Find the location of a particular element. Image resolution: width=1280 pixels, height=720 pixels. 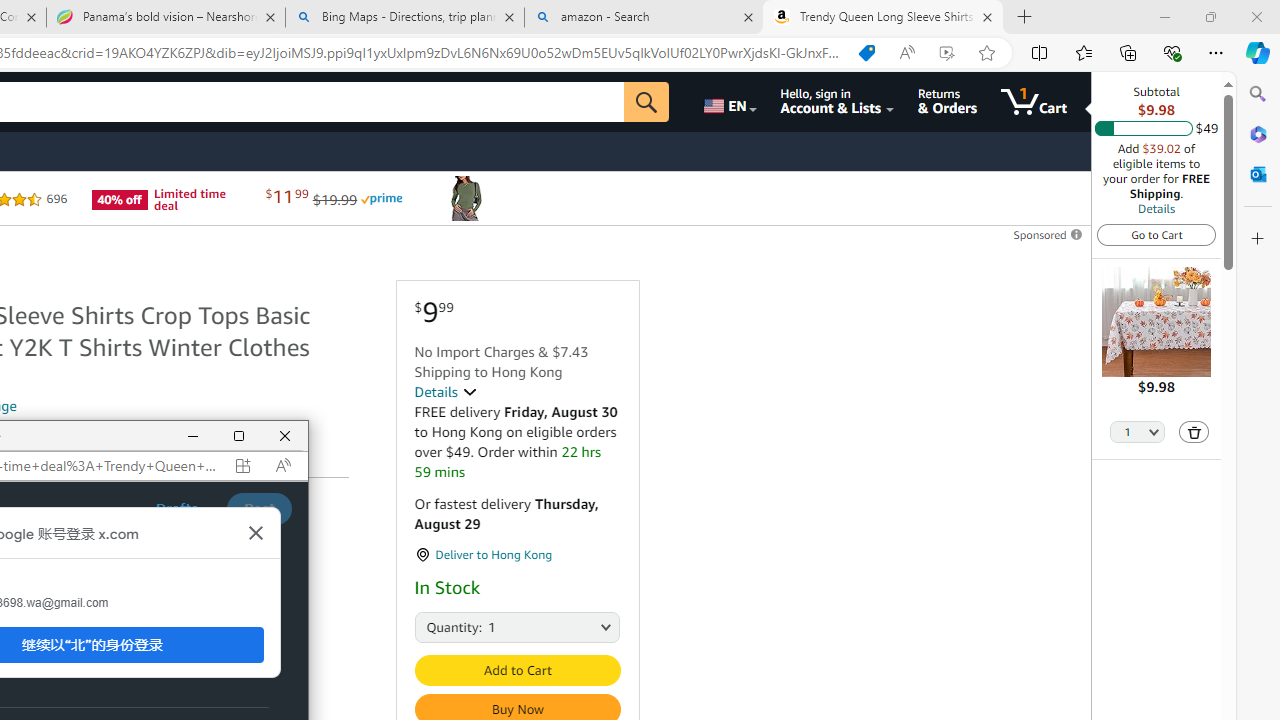

'You have the best price!' is located at coordinates (867, 52).